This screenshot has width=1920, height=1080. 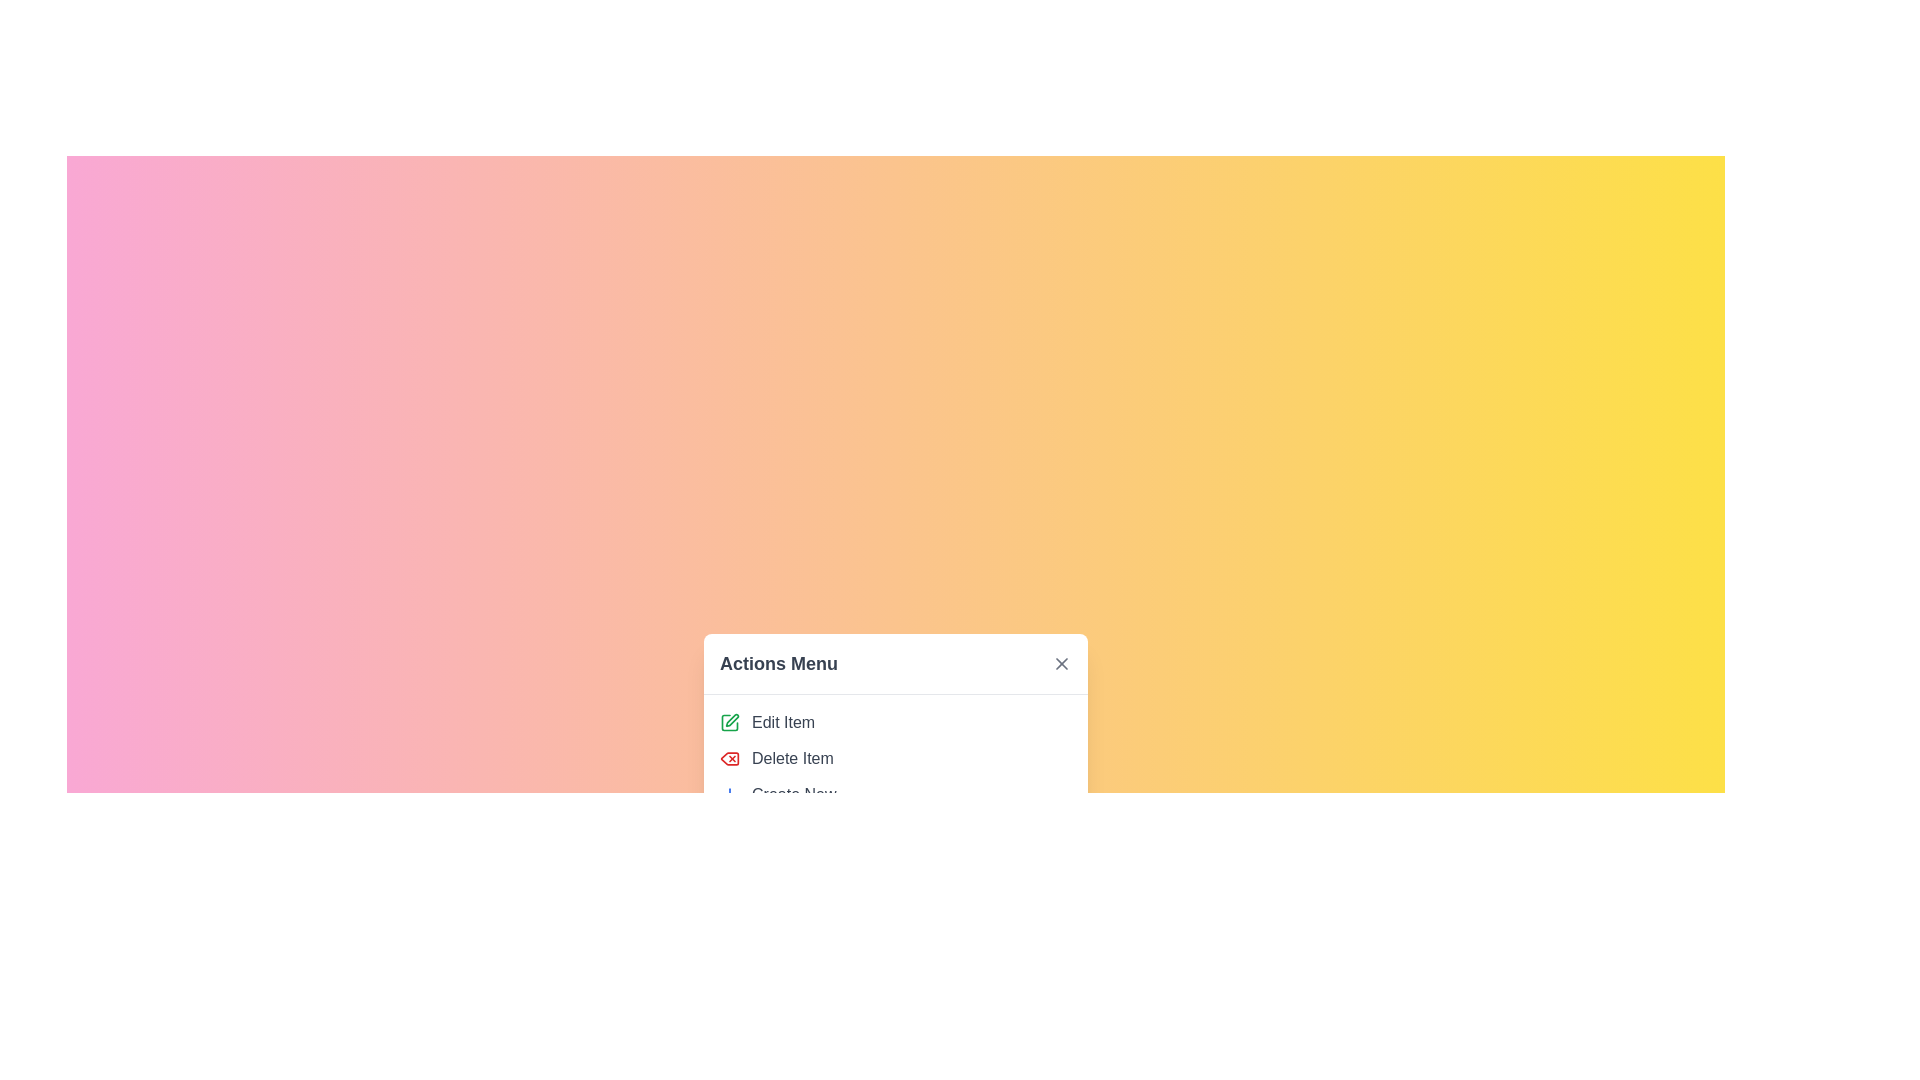 What do you see at coordinates (895, 758) in the screenshot?
I see `the second item in the 'Actions Menu' titled 'Delete', which is positioned under 'Edit Item' and above 'Create New'` at bounding box center [895, 758].